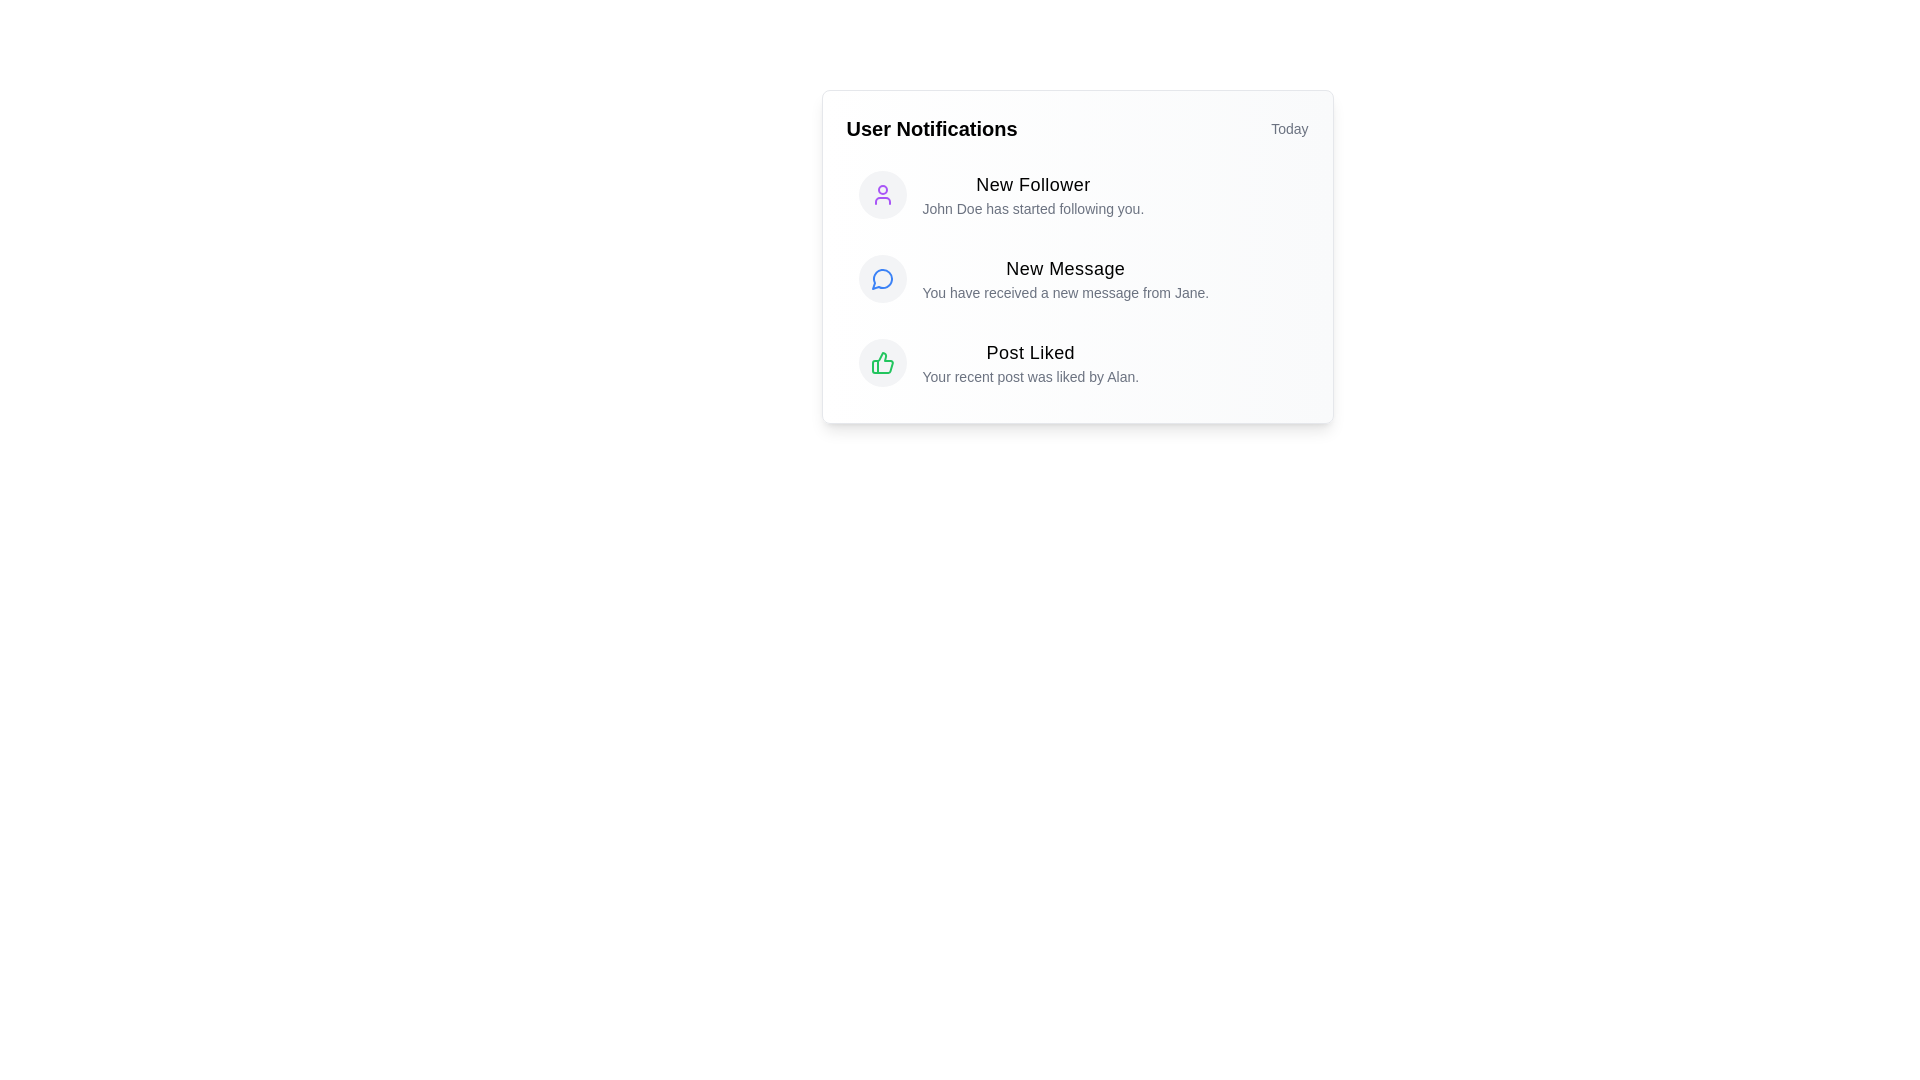 This screenshot has width=1920, height=1080. Describe the element at coordinates (881, 278) in the screenshot. I see `the 'New Message' notification icon located to the left of the text indicating a new message from Jane` at that location.